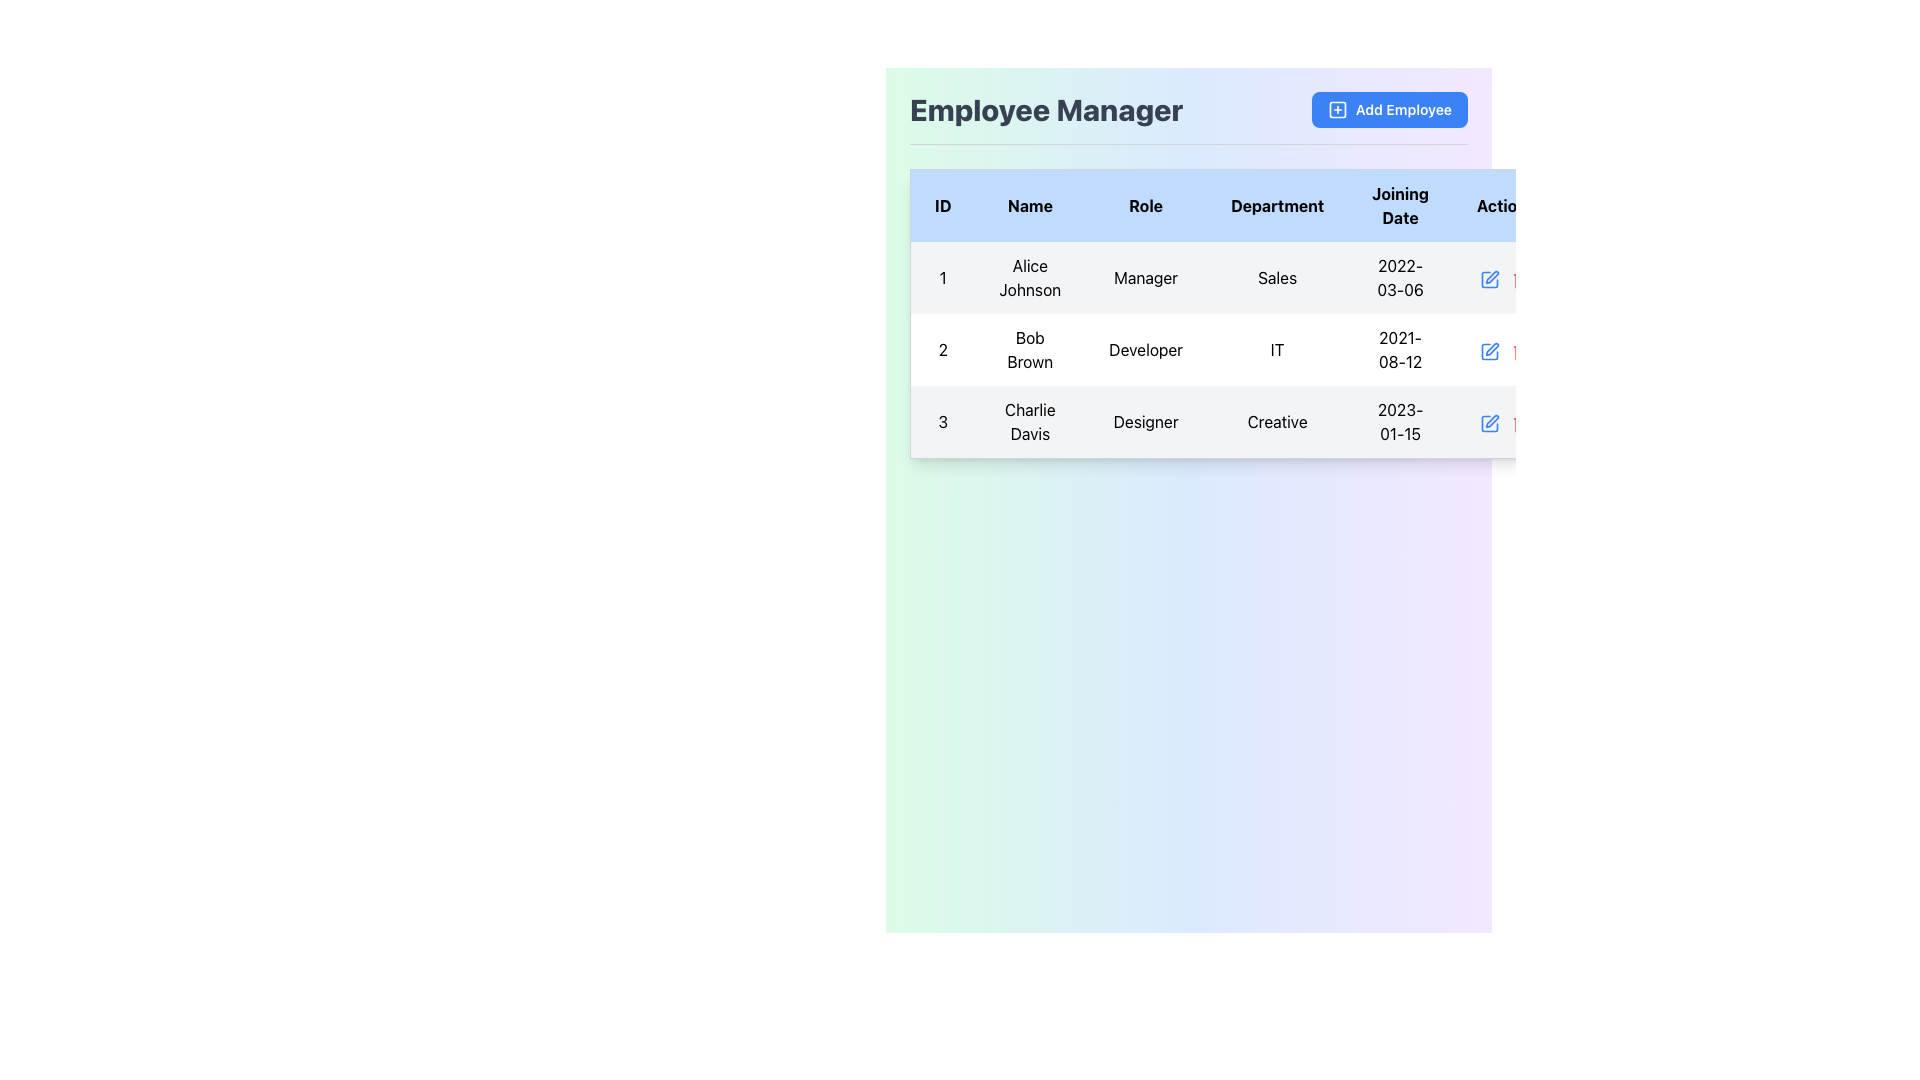  Describe the element at coordinates (1402, 110) in the screenshot. I see `the 'Add Employee' text label located on the right side of the button's icon in the top-right corner of the interface` at that location.